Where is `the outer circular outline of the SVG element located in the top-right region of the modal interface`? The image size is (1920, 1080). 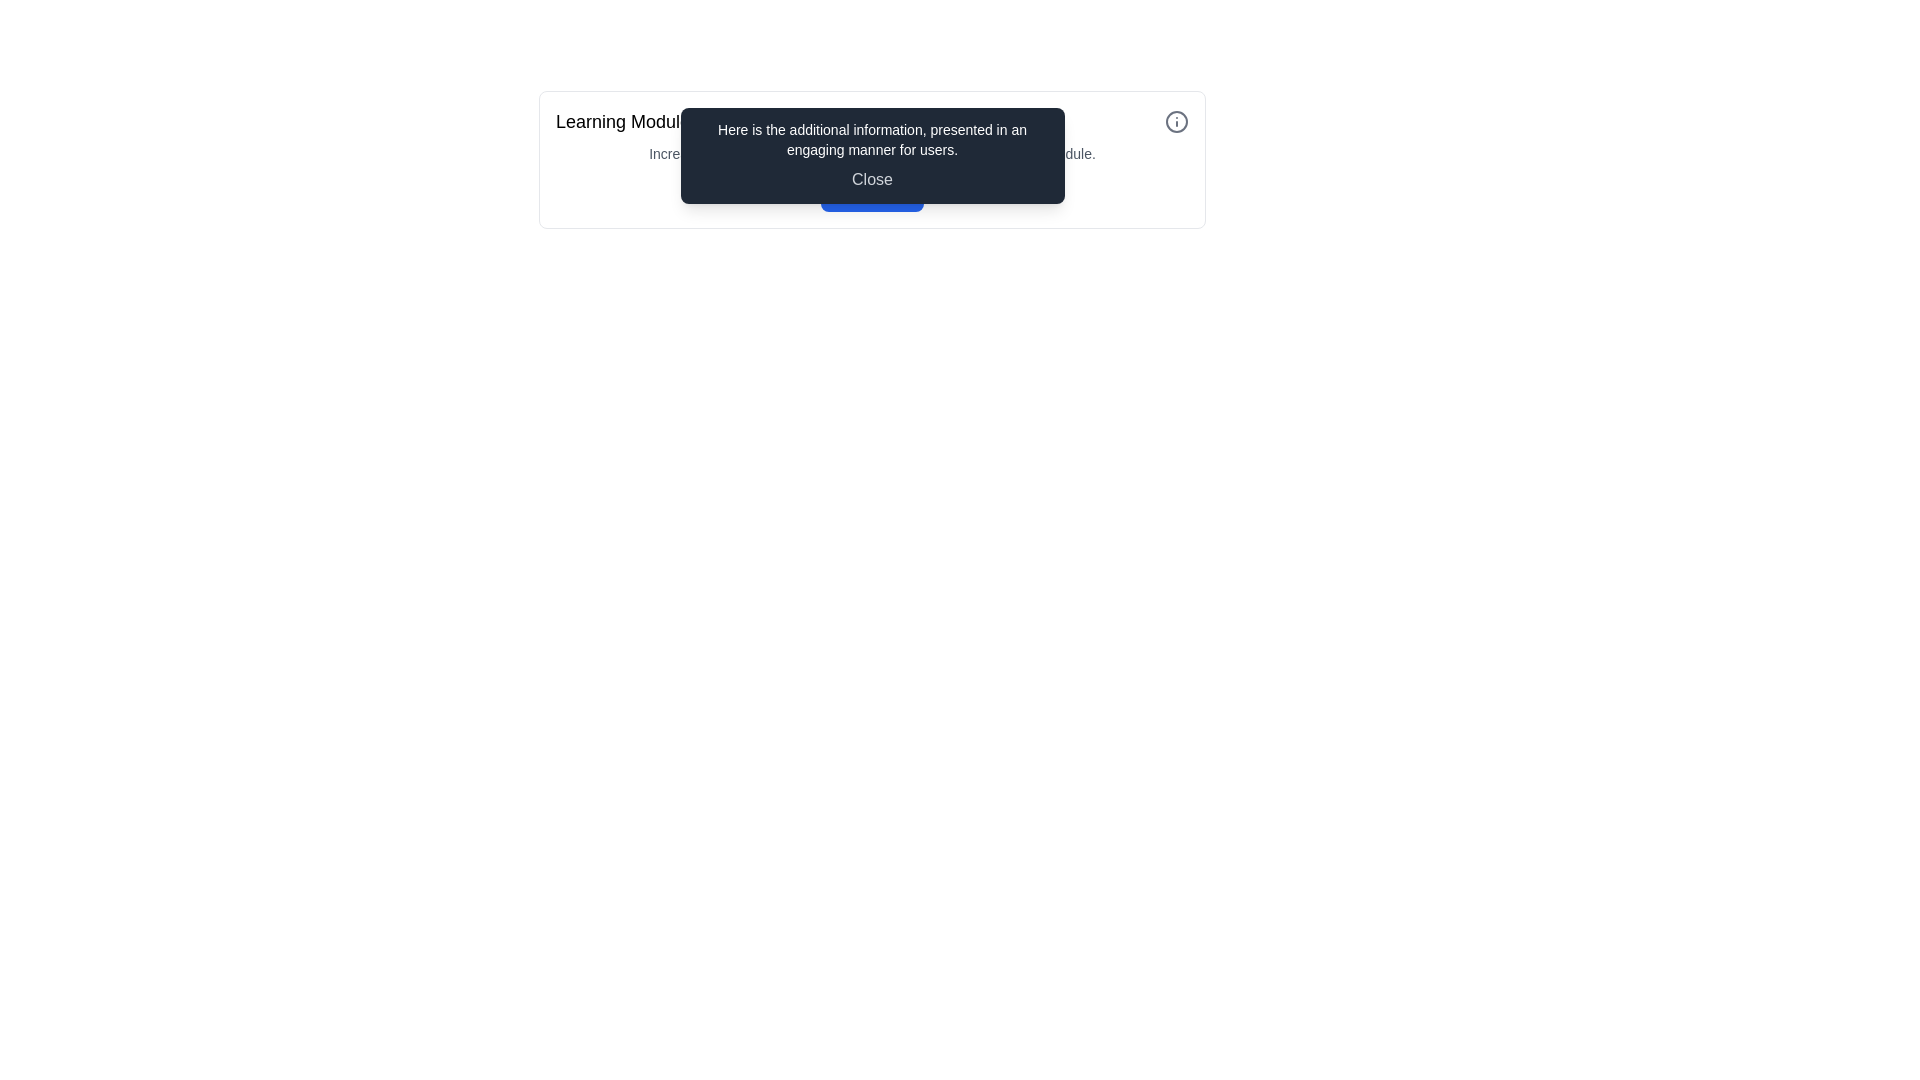
the outer circular outline of the SVG element located in the top-right region of the modal interface is located at coordinates (1176, 122).